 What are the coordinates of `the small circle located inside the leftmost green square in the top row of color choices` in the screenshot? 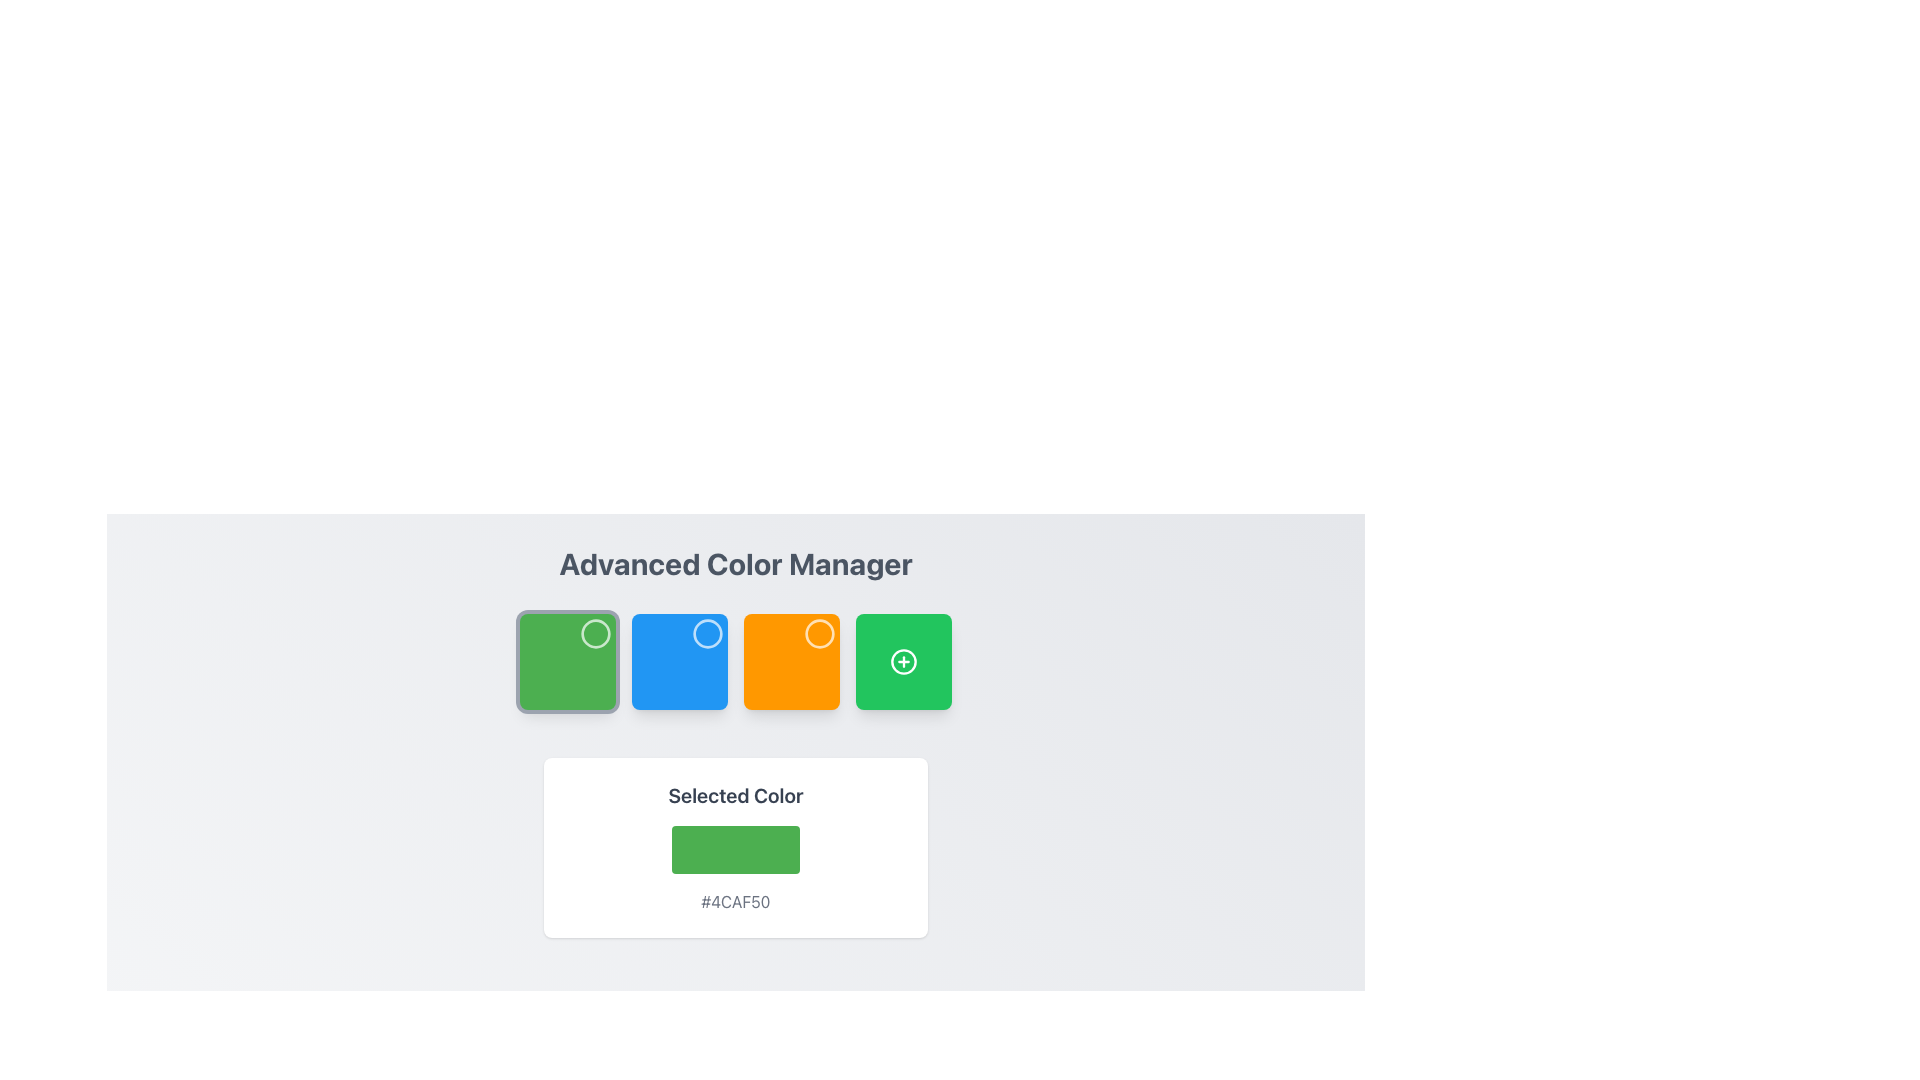 It's located at (594, 633).